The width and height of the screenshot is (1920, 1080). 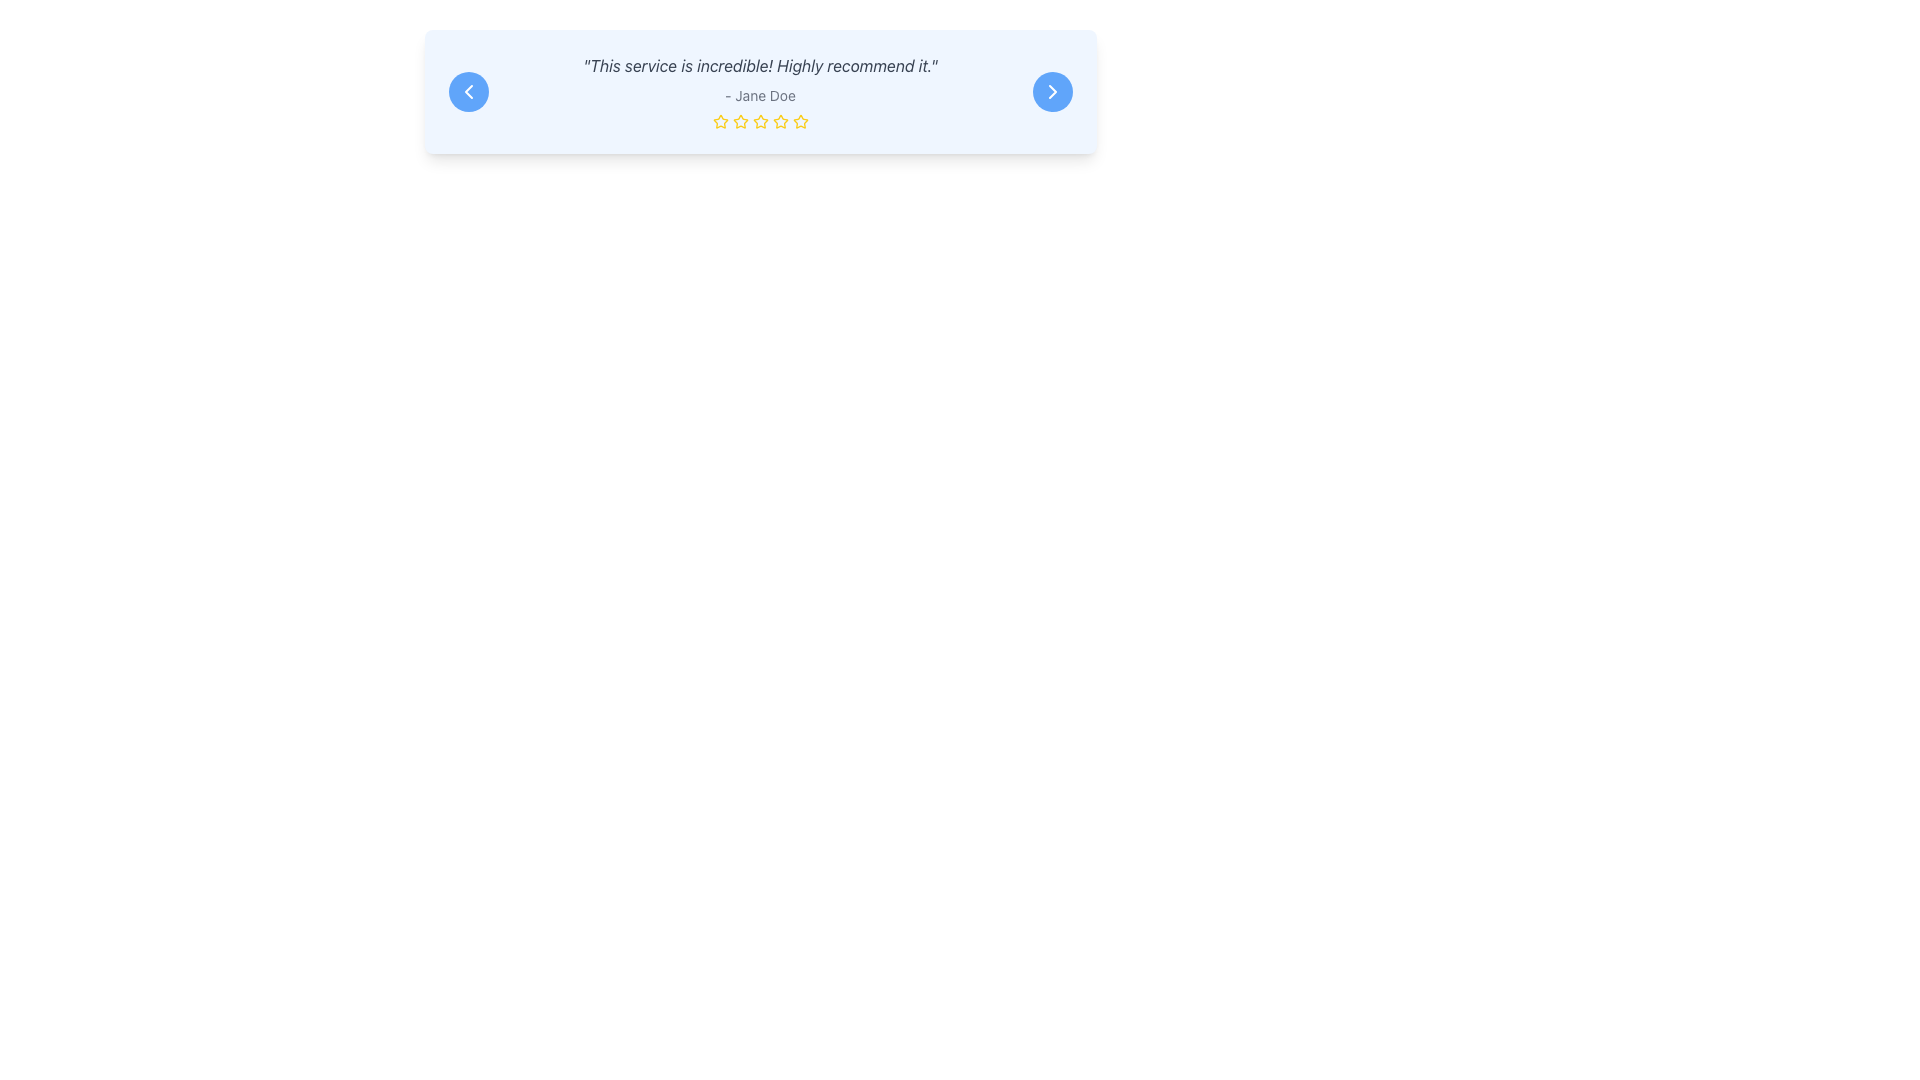 What do you see at coordinates (738, 120) in the screenshot?
I see `the second star in the rating system` at bounding box center [738, 120].